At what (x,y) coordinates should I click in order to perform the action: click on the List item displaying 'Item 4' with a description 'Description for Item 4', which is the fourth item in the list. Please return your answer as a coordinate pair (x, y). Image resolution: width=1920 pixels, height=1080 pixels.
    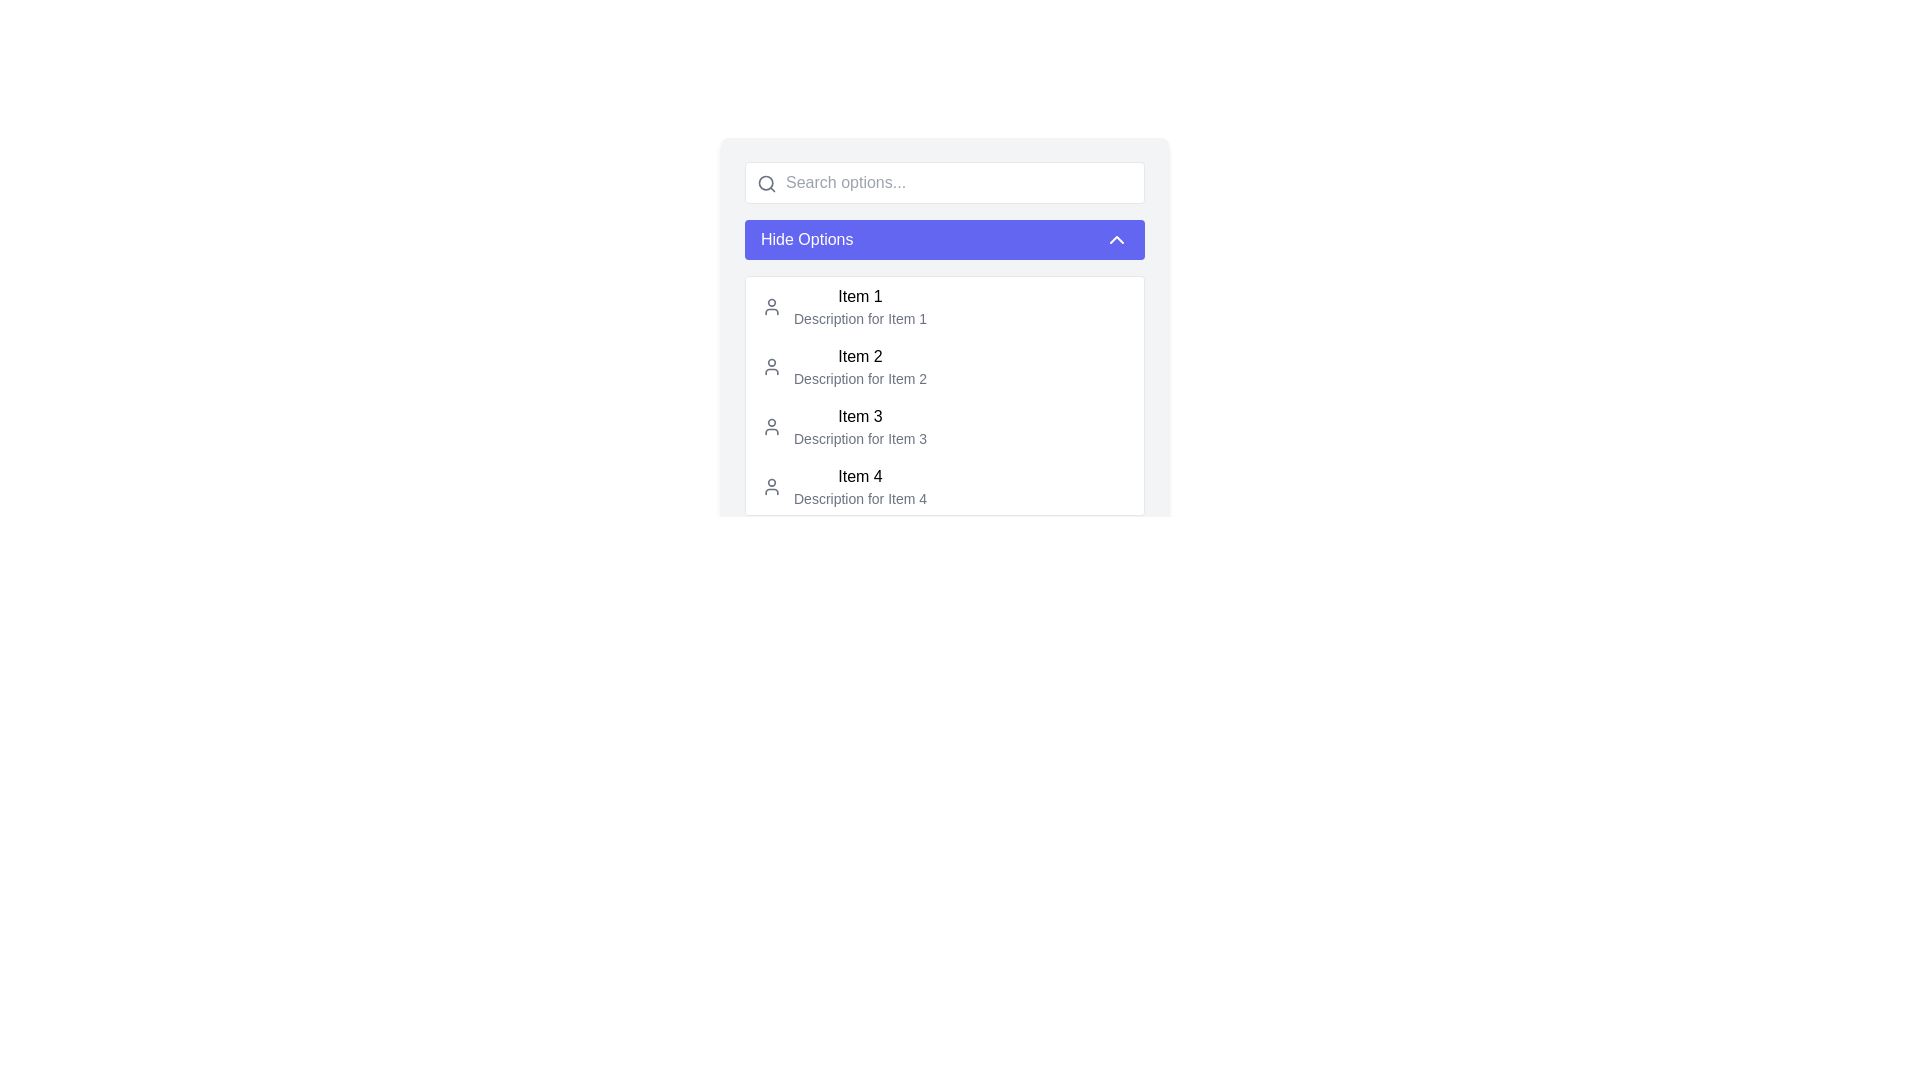
    Looking at the image, I should click on (860, 486).